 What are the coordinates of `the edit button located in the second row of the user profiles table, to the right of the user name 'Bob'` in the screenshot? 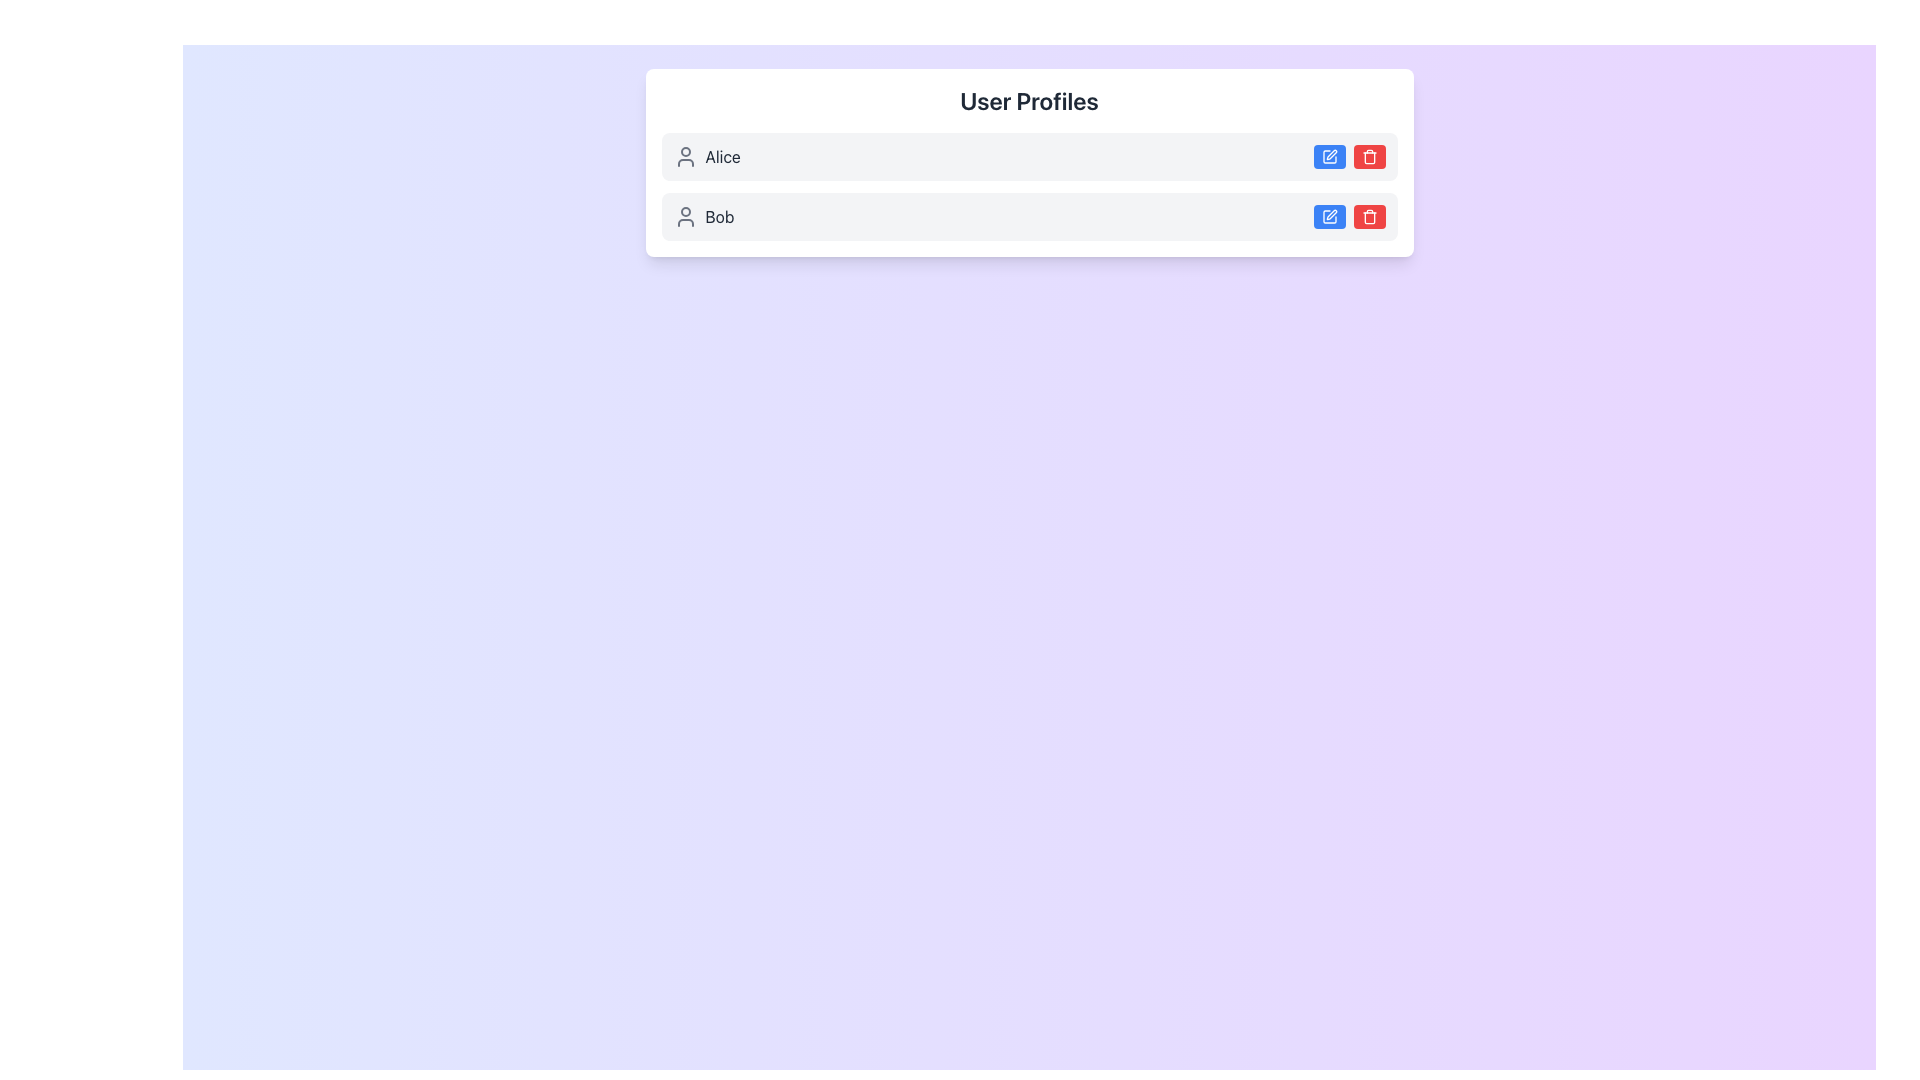 It's located at (1329, 216).